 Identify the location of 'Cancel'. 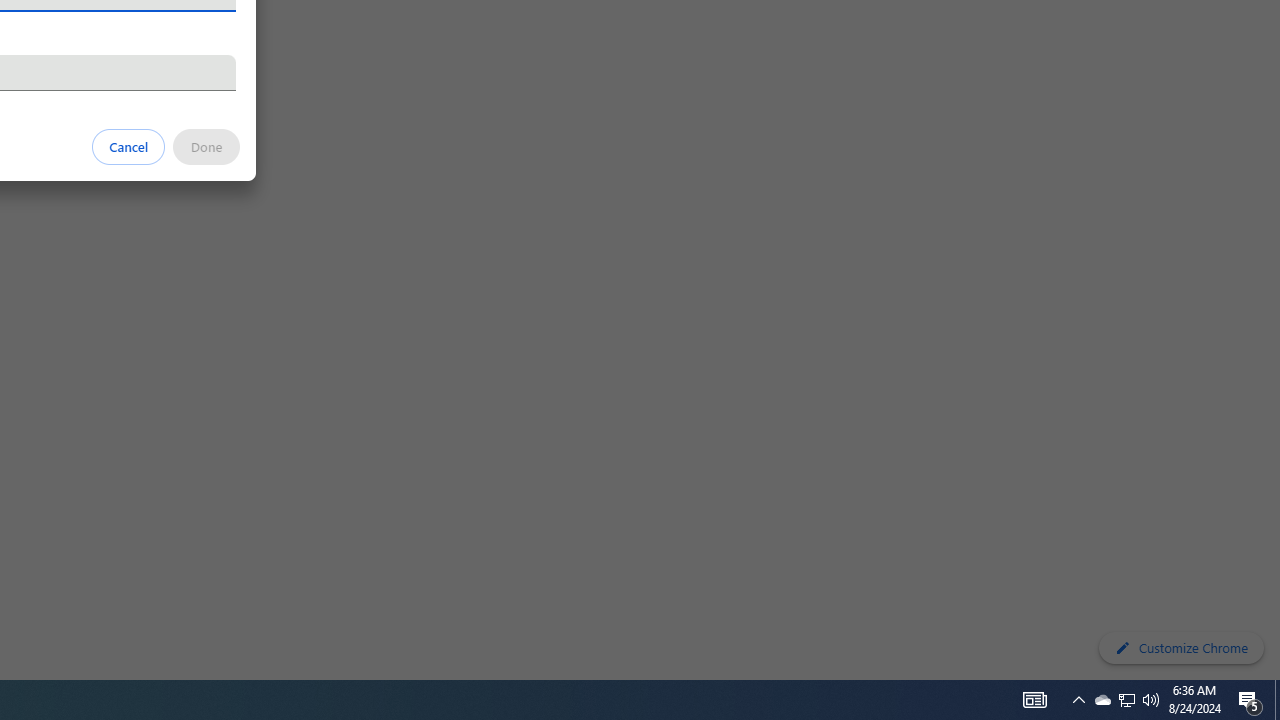
(128, 145).